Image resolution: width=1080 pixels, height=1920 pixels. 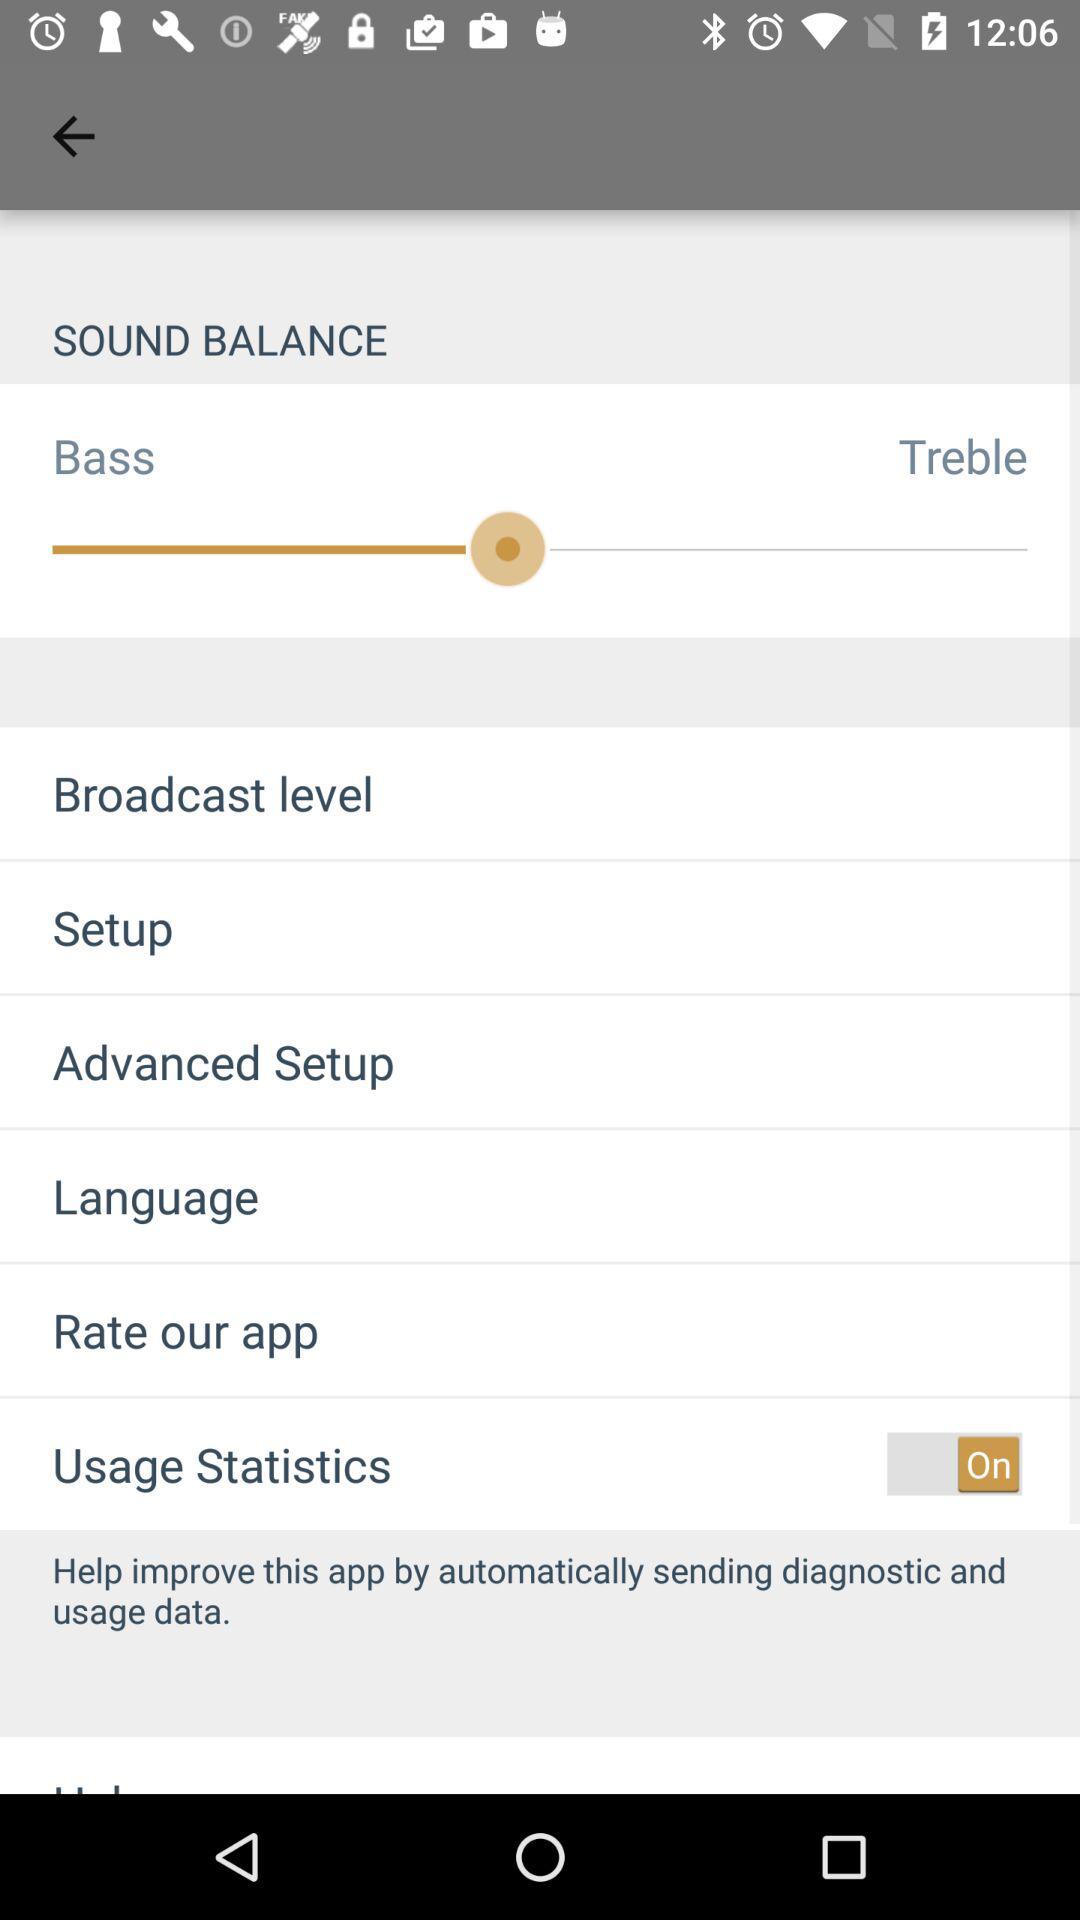 What do you see at coordinates (76, 454) in the screenshot?
I see `the icon to the left of the treble icon` at bounding box center [76, 454].